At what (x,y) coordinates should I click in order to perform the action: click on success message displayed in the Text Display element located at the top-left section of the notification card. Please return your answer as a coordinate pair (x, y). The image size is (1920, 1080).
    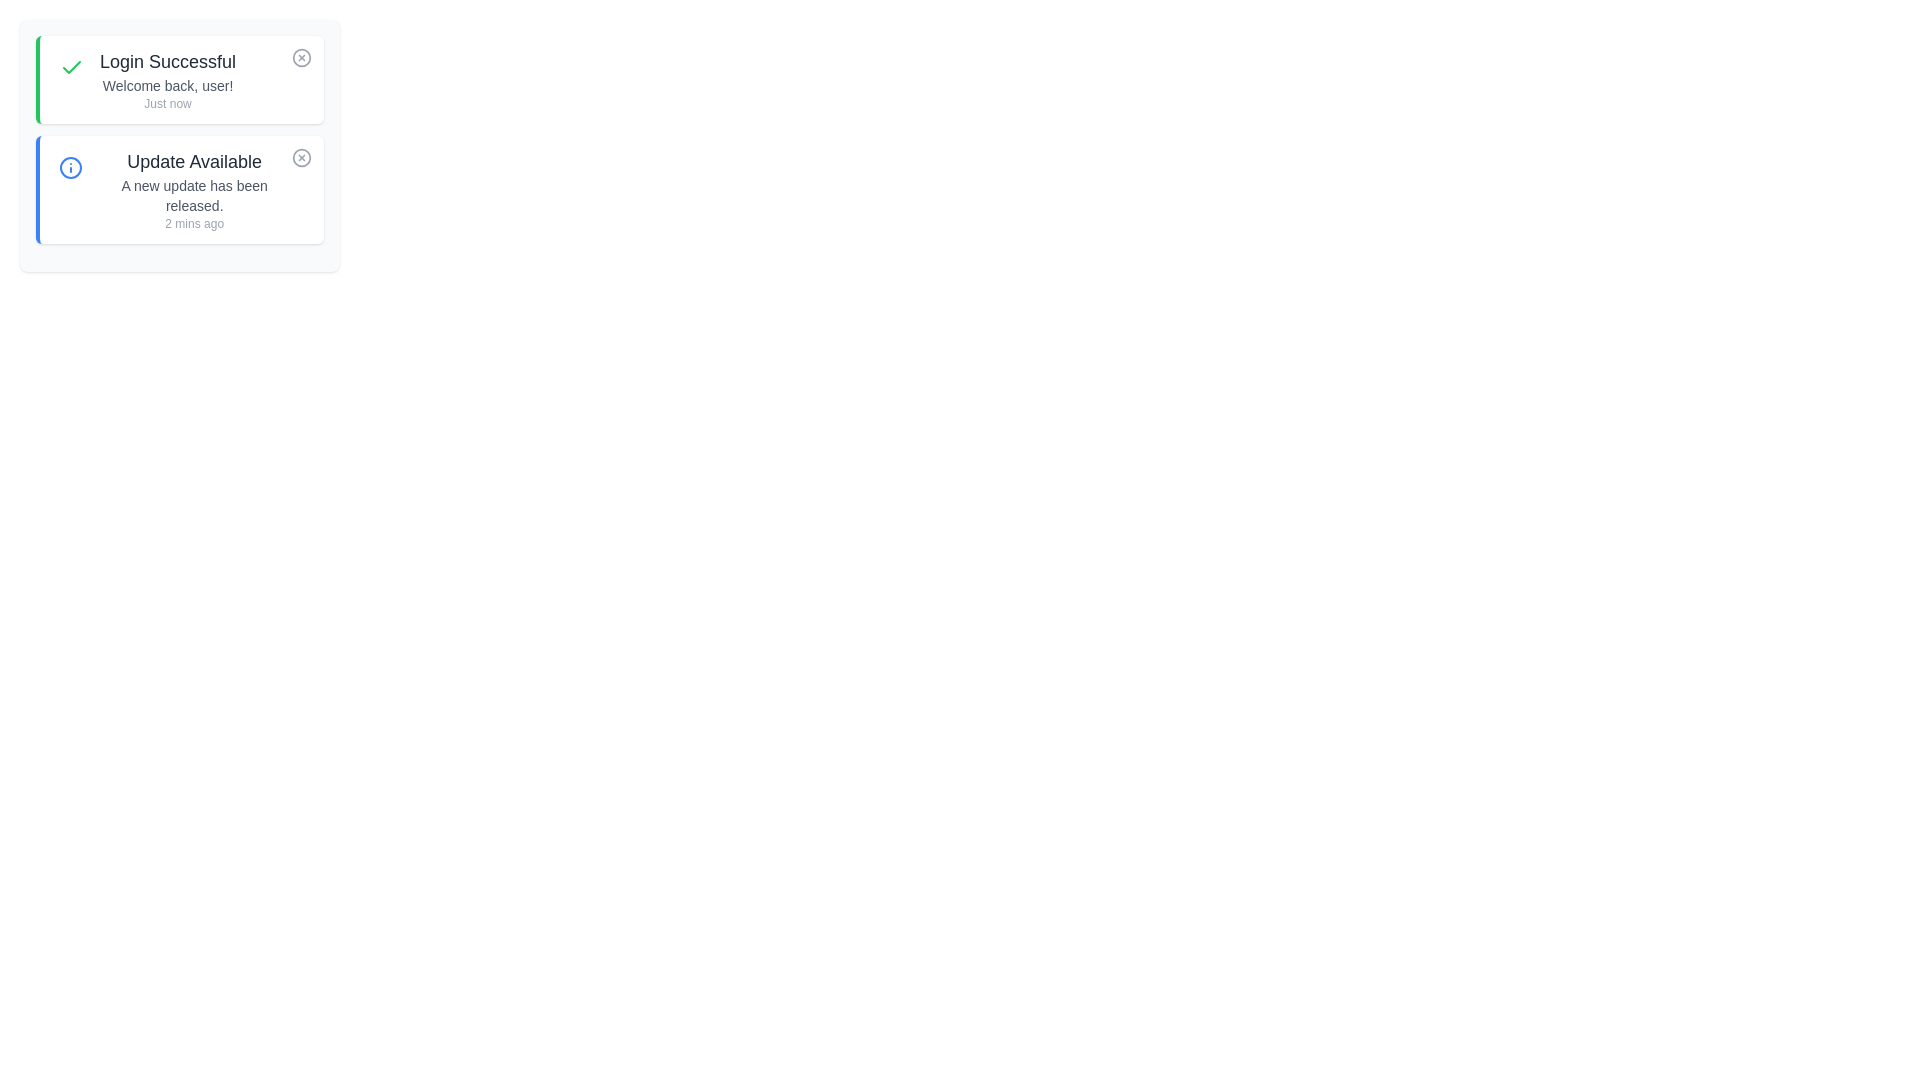
    Looking at the image, I should click on (168, 60).